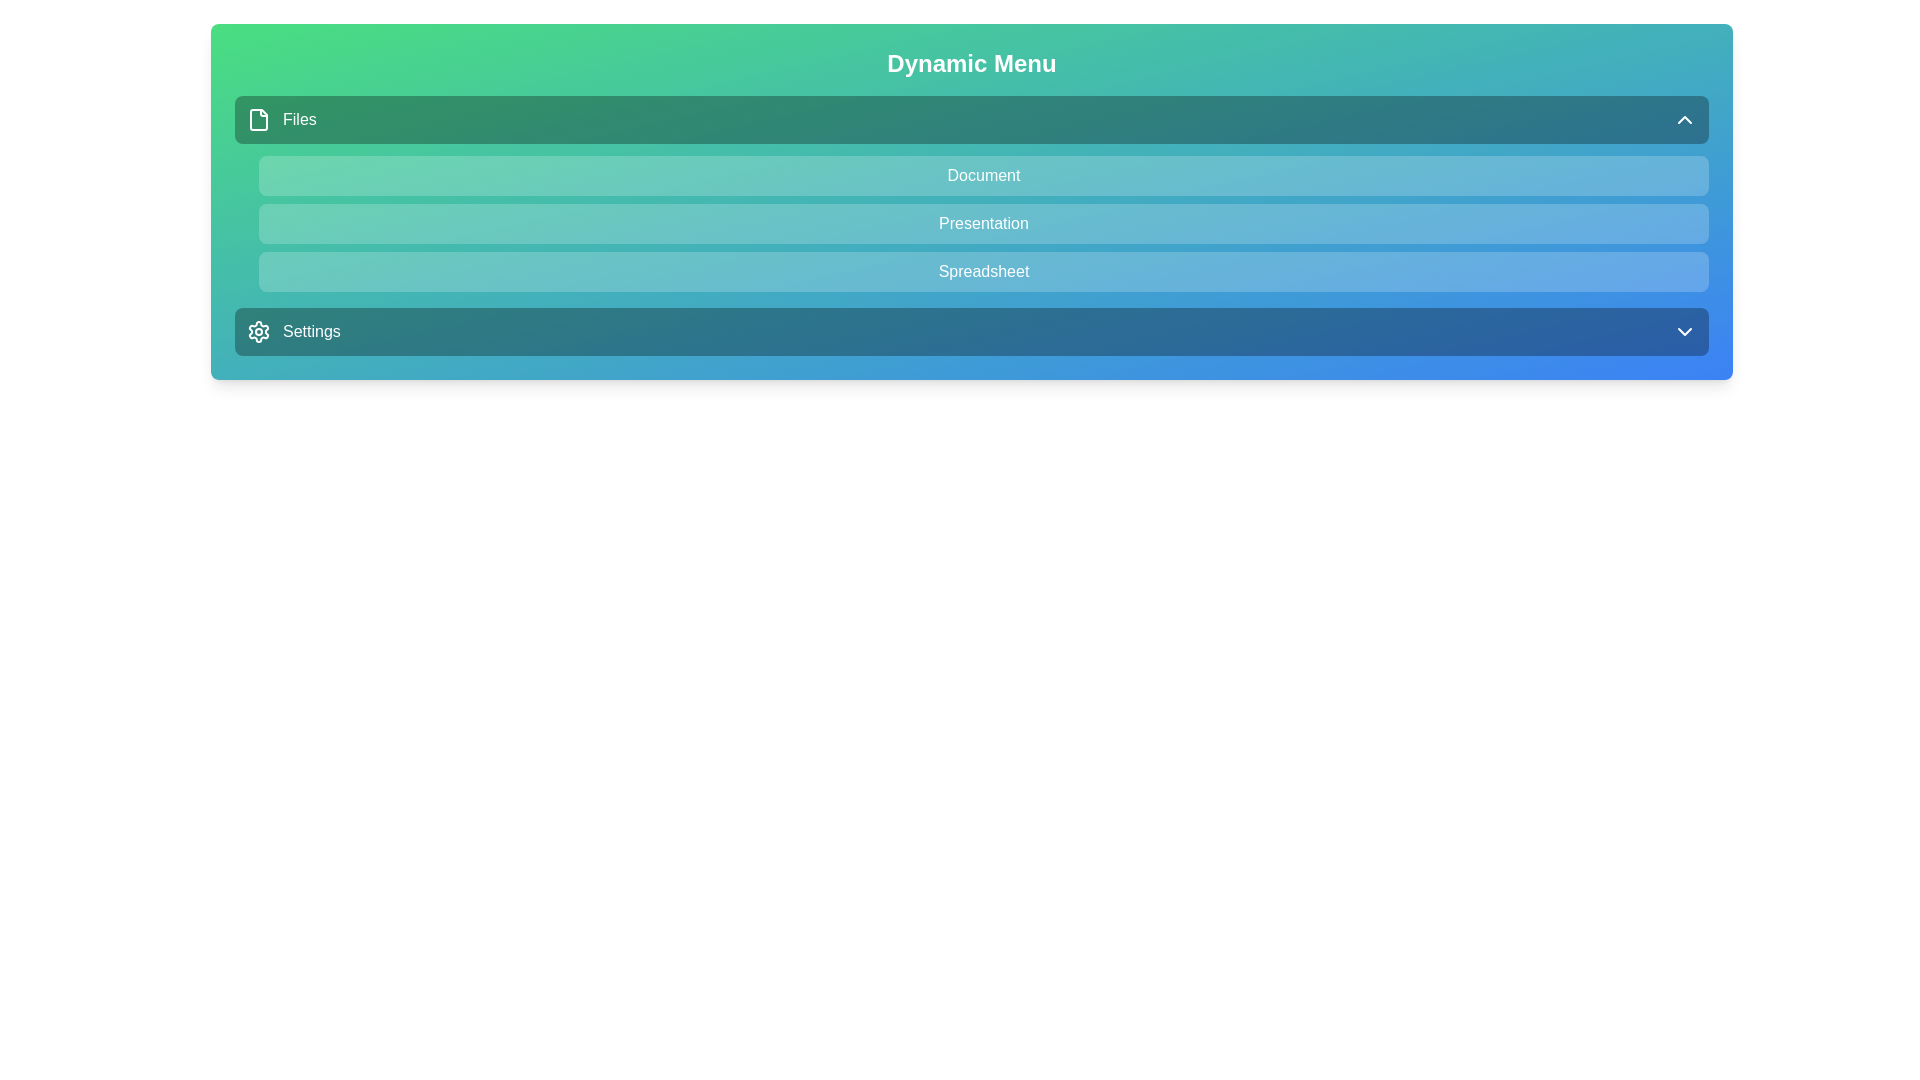 The width and height of the screenshot is (1920, 1080). Describe the element at coordinates (280, 119) in the screenshot. I see `the menu option for files located at the top of the menu bar, adjacent to the file icon` at that location.